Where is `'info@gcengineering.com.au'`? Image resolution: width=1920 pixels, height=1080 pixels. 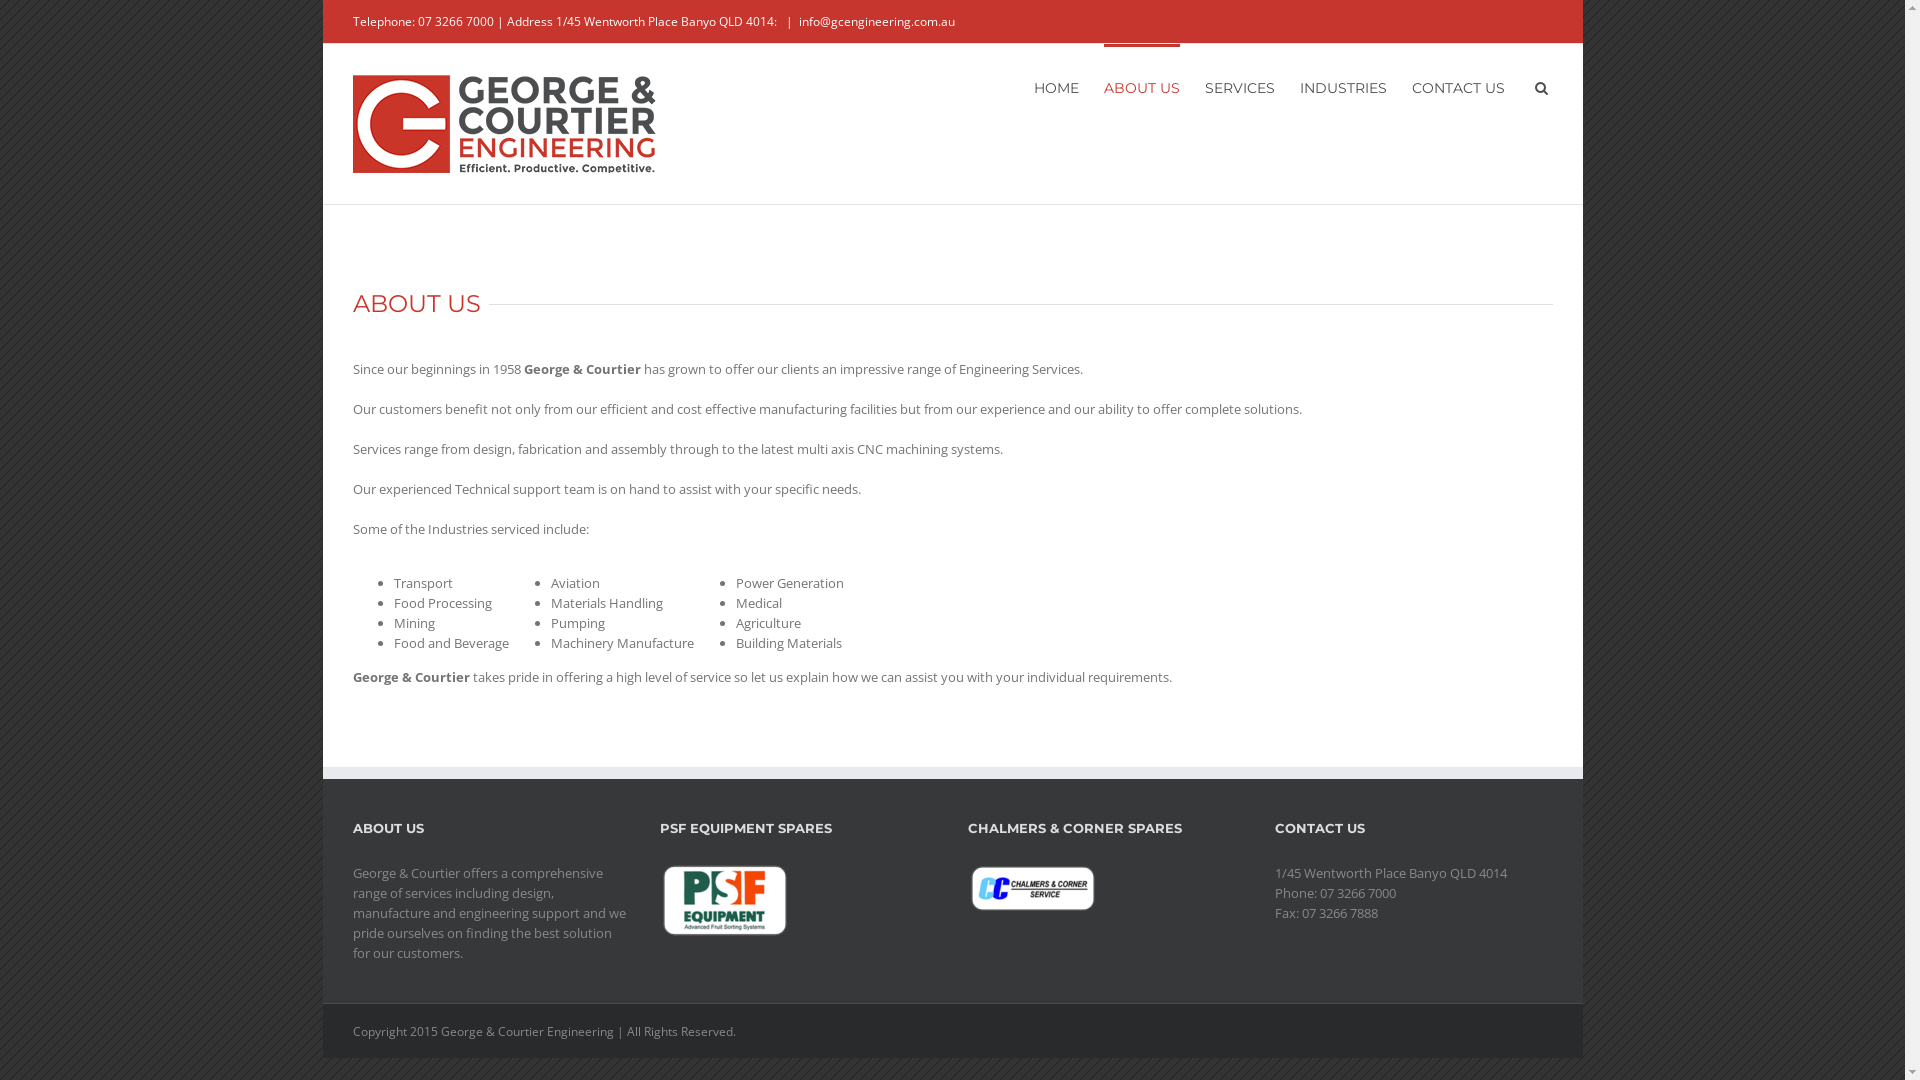
'info@gcengineering.com.au' is located at coordinates (876, 21).